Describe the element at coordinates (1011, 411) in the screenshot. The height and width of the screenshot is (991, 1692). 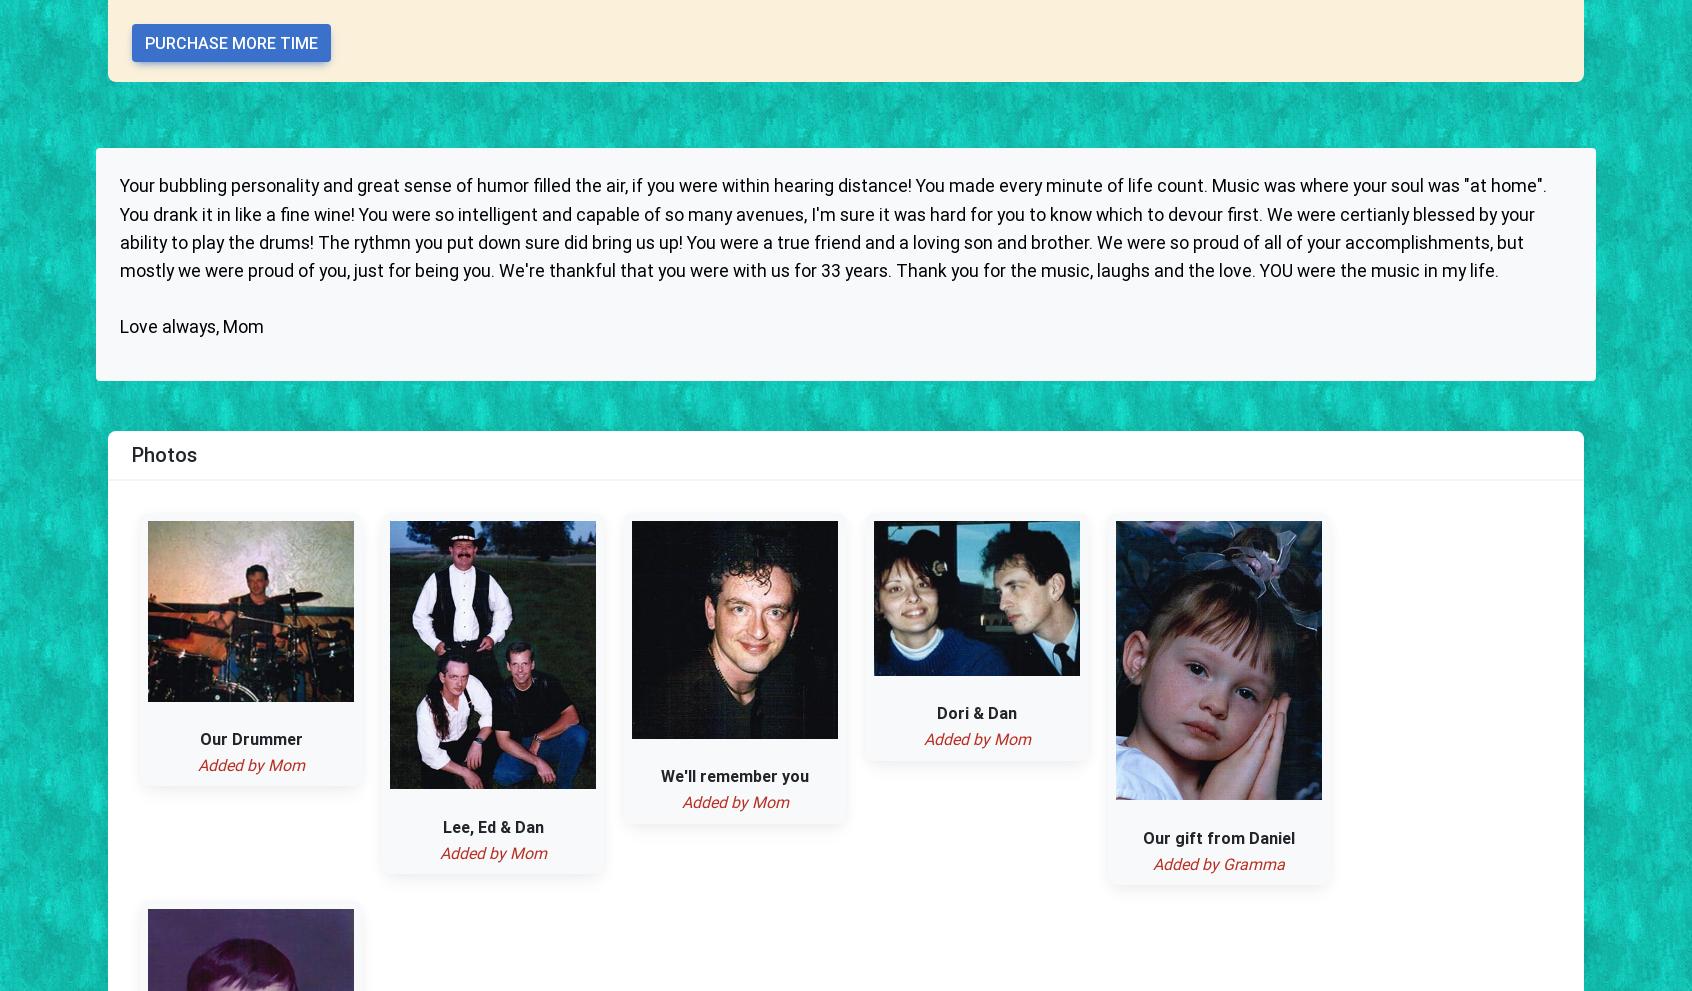
I see `'Email Address Changes'` at that location.